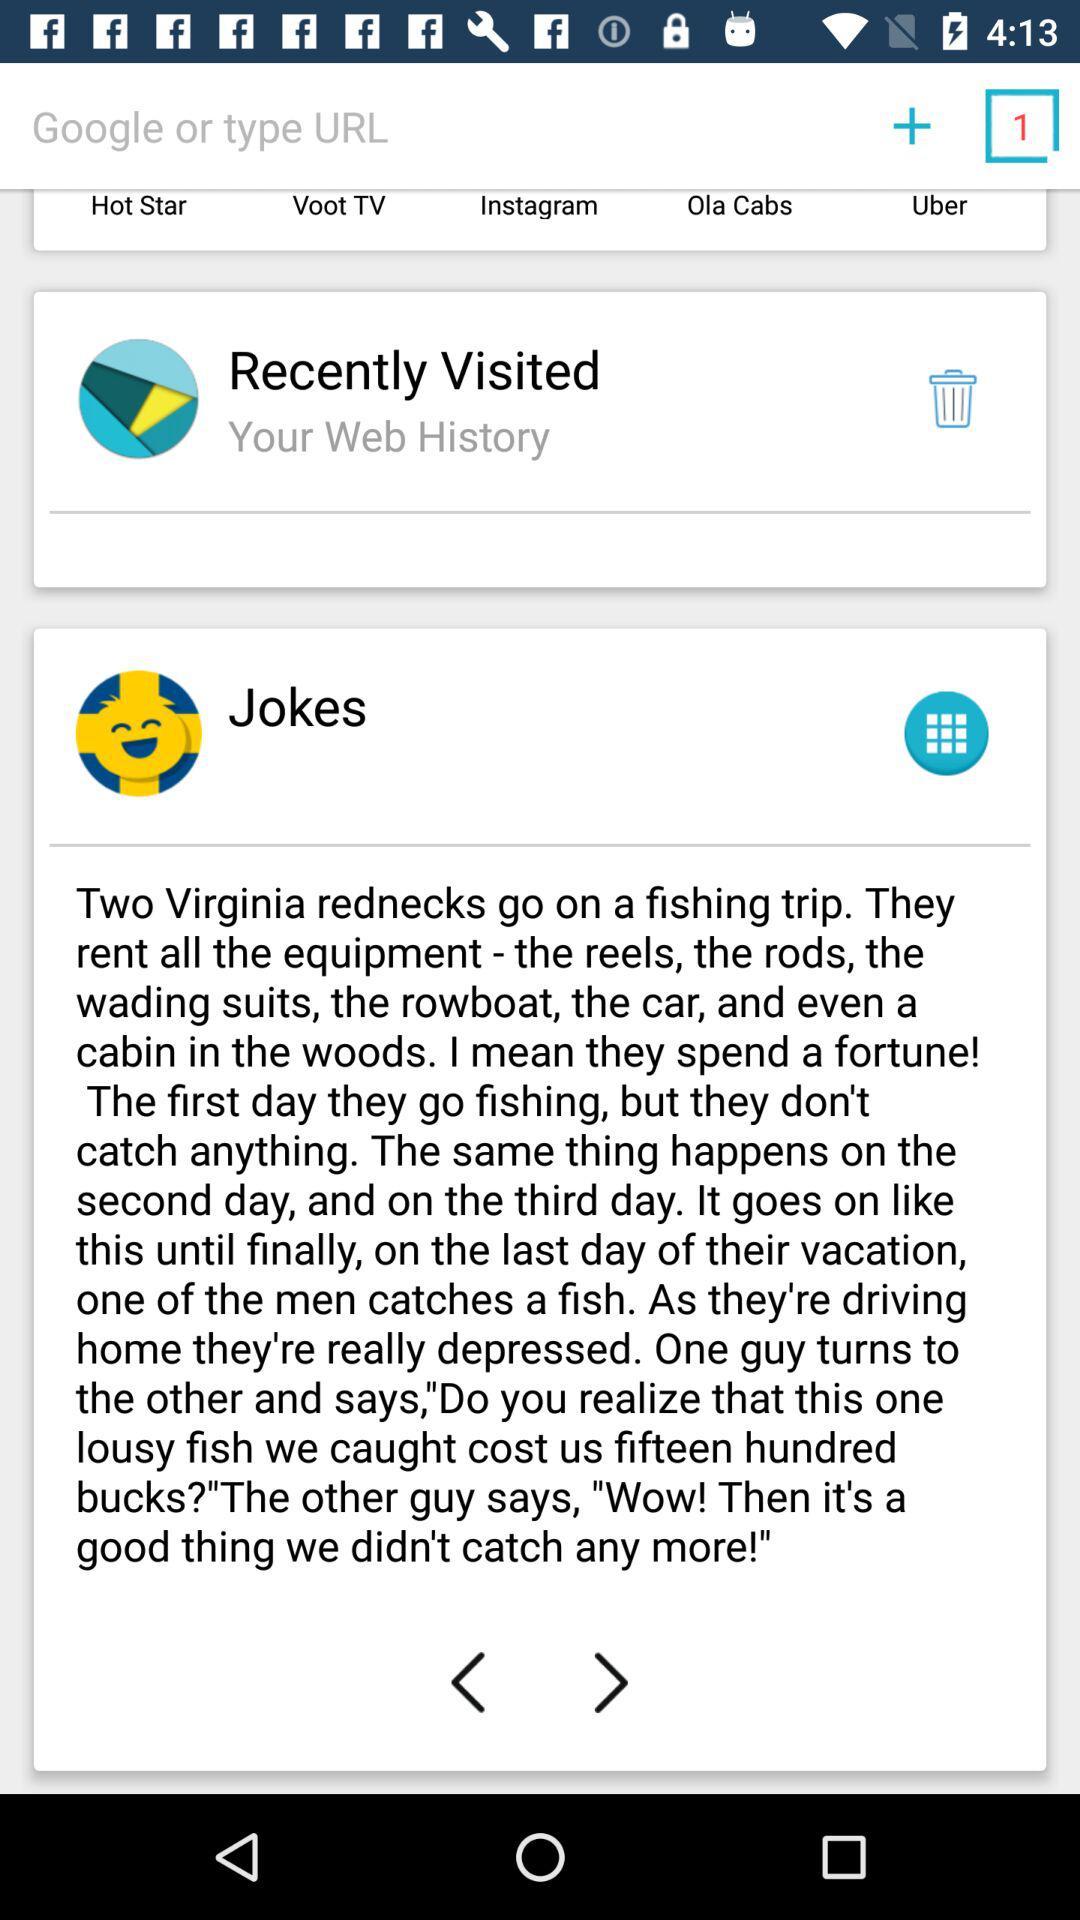 The image size is (1080, 1920). I want to click on the icon below the two virginia rednecks app, so click(467, 1681).